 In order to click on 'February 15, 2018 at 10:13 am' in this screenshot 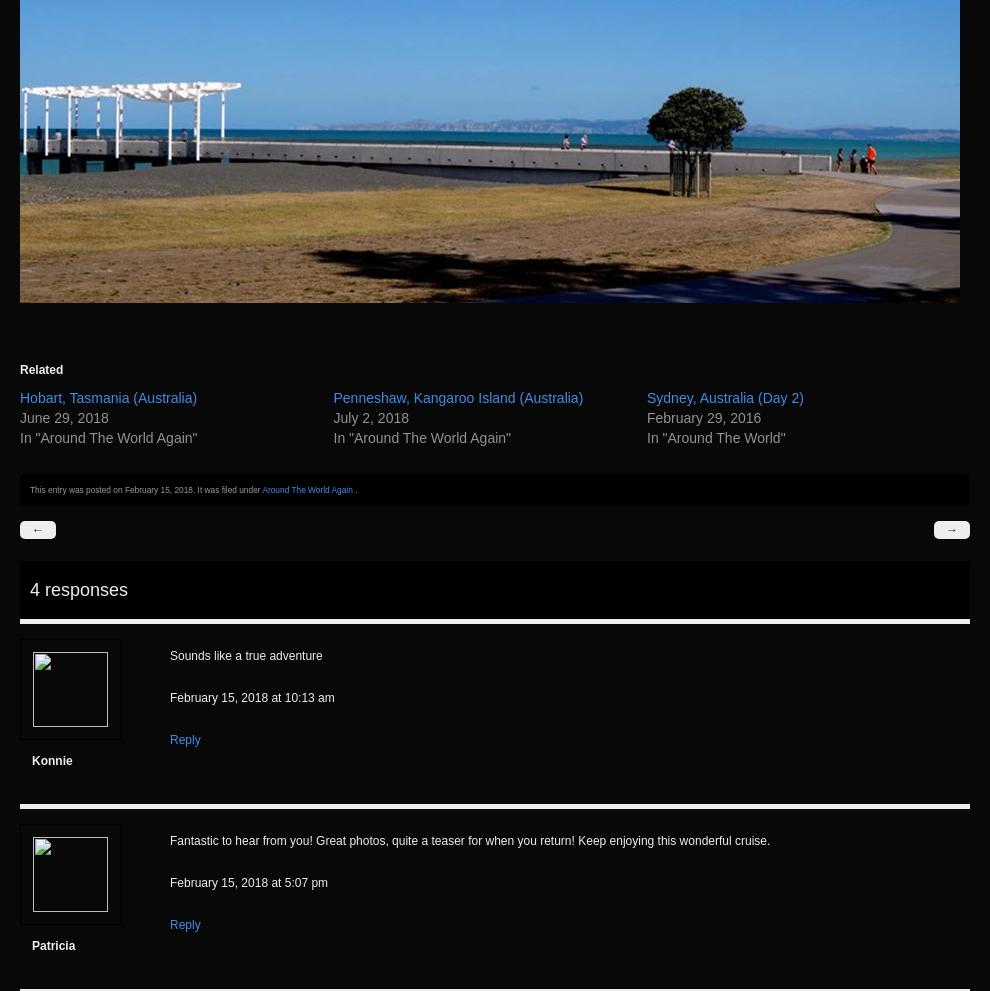, I will do `click(251, 697)`.